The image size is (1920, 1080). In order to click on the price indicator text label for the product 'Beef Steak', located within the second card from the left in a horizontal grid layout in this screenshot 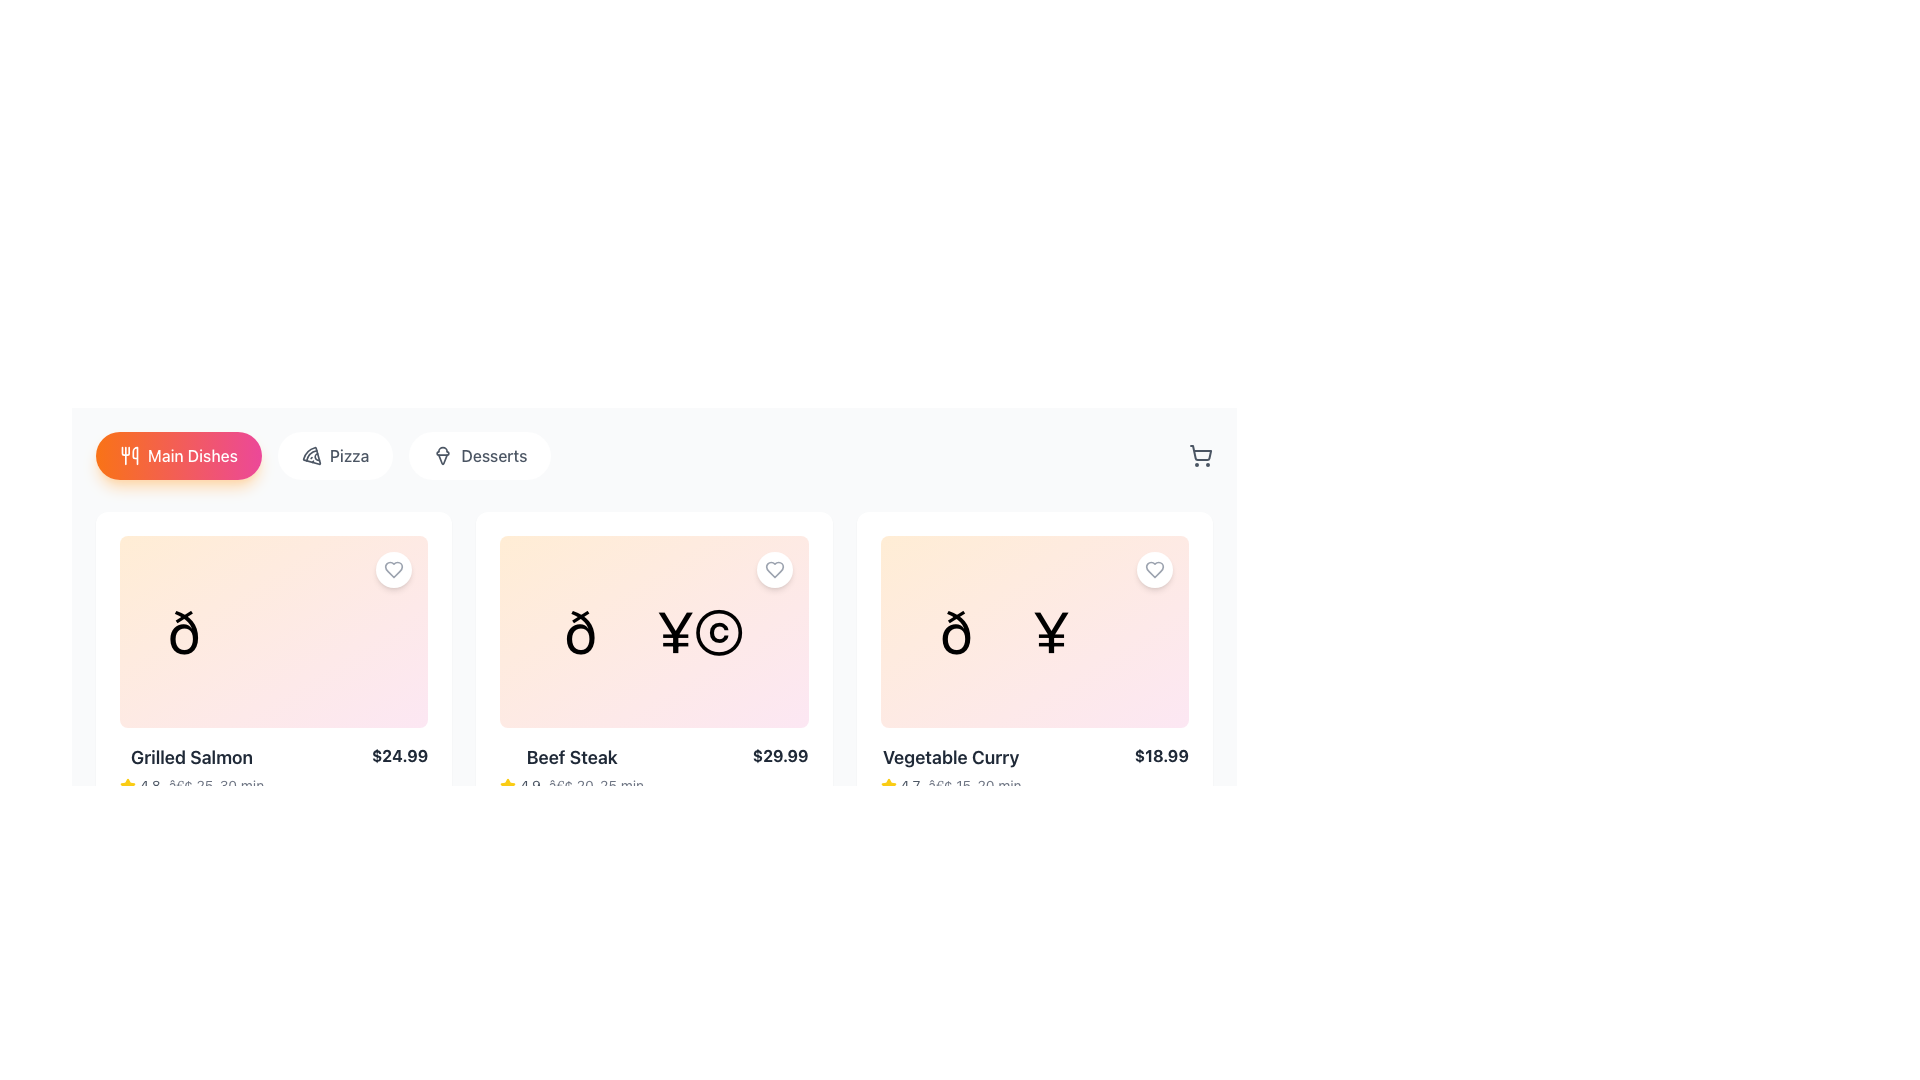, I will do `click(779, 756)`.